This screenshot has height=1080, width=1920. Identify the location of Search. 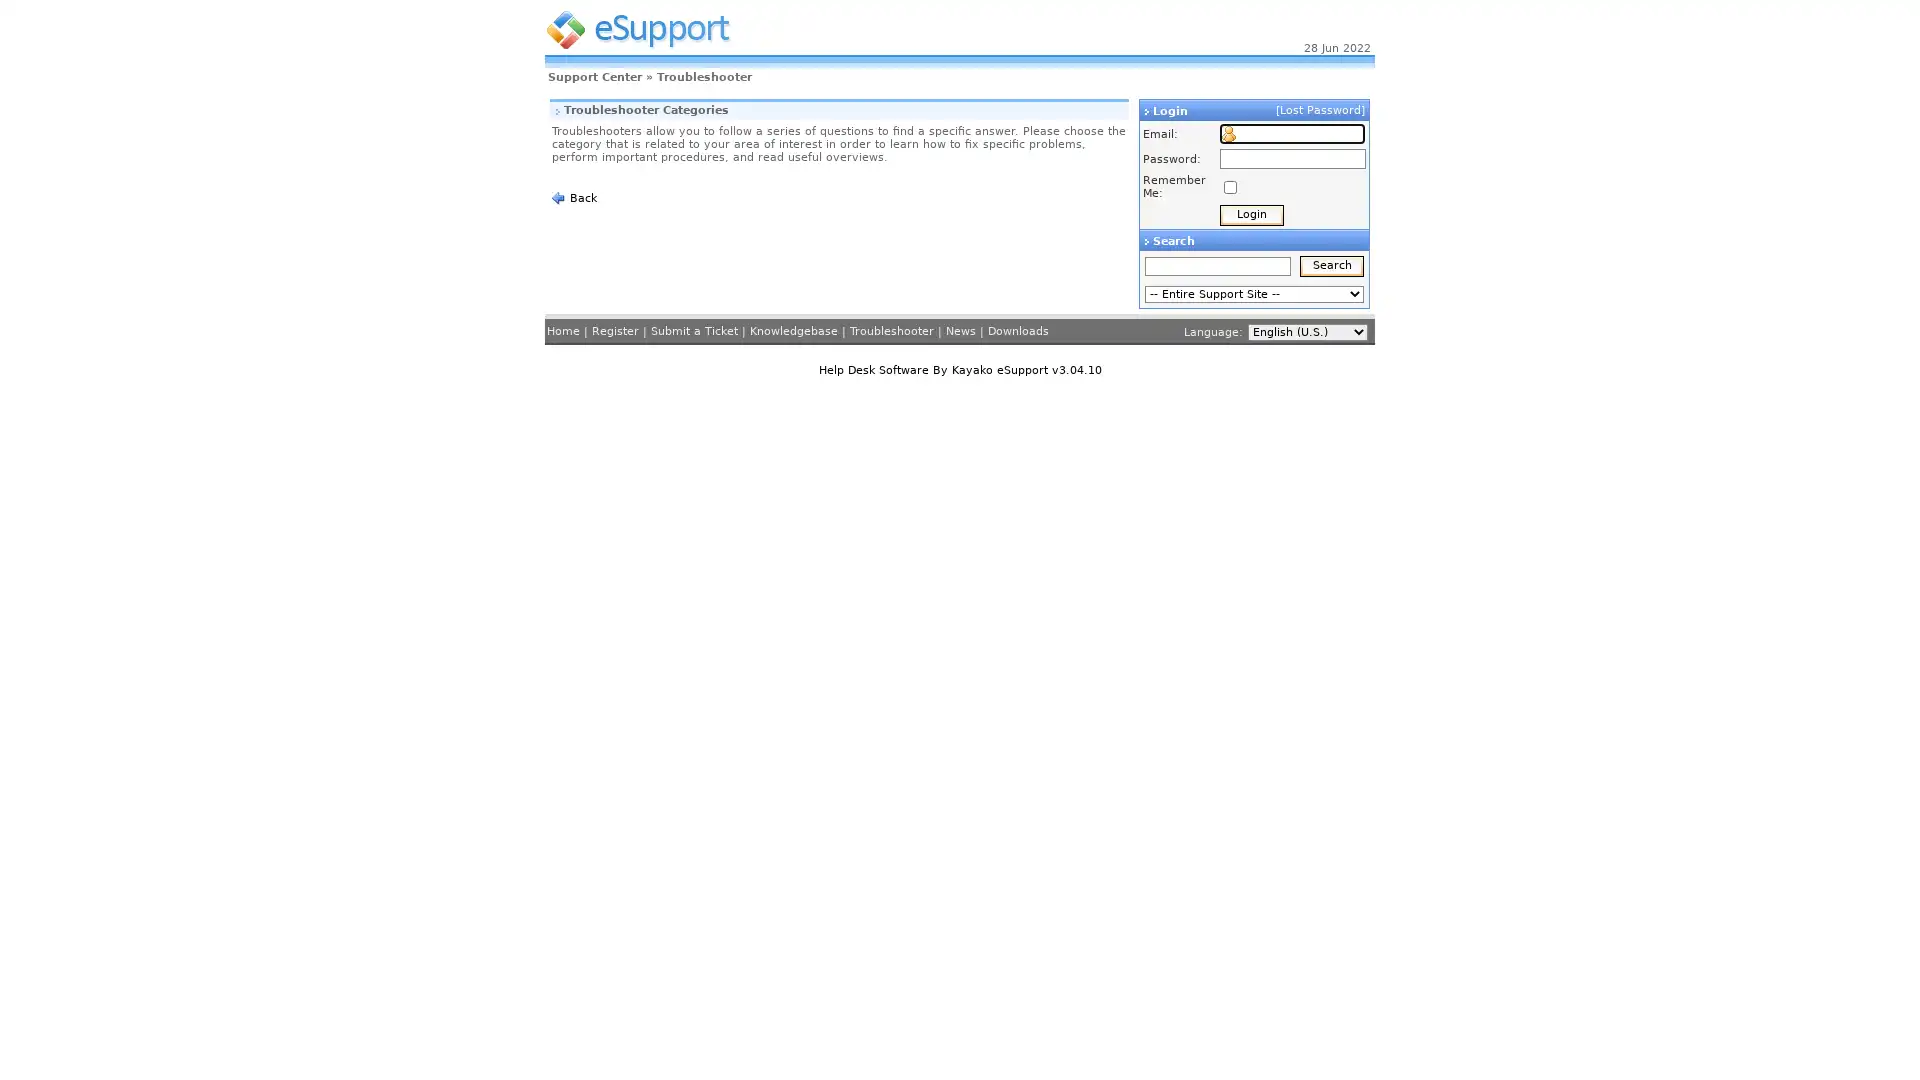
(1332, 265).